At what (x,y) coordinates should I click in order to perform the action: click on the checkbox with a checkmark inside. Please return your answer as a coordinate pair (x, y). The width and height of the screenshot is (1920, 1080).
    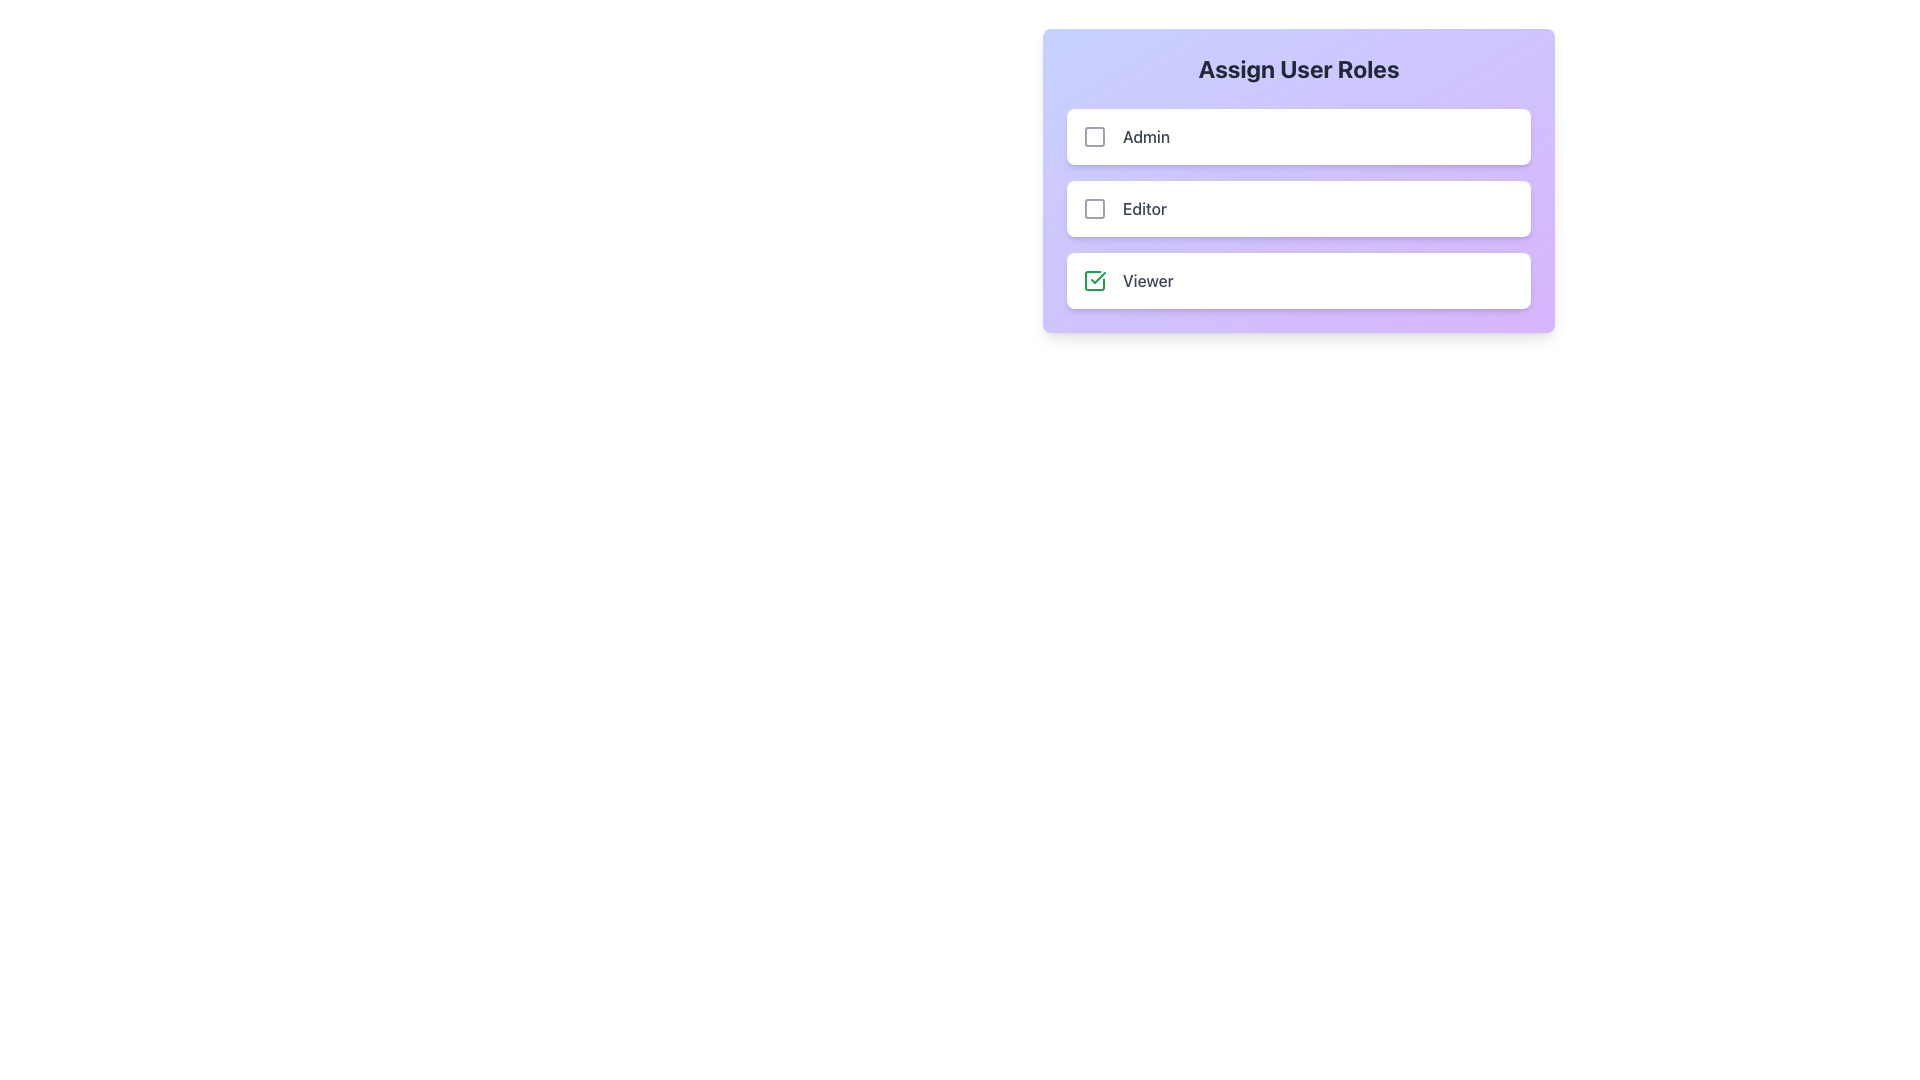
    Looking at the image, I should click on (1093, 281).